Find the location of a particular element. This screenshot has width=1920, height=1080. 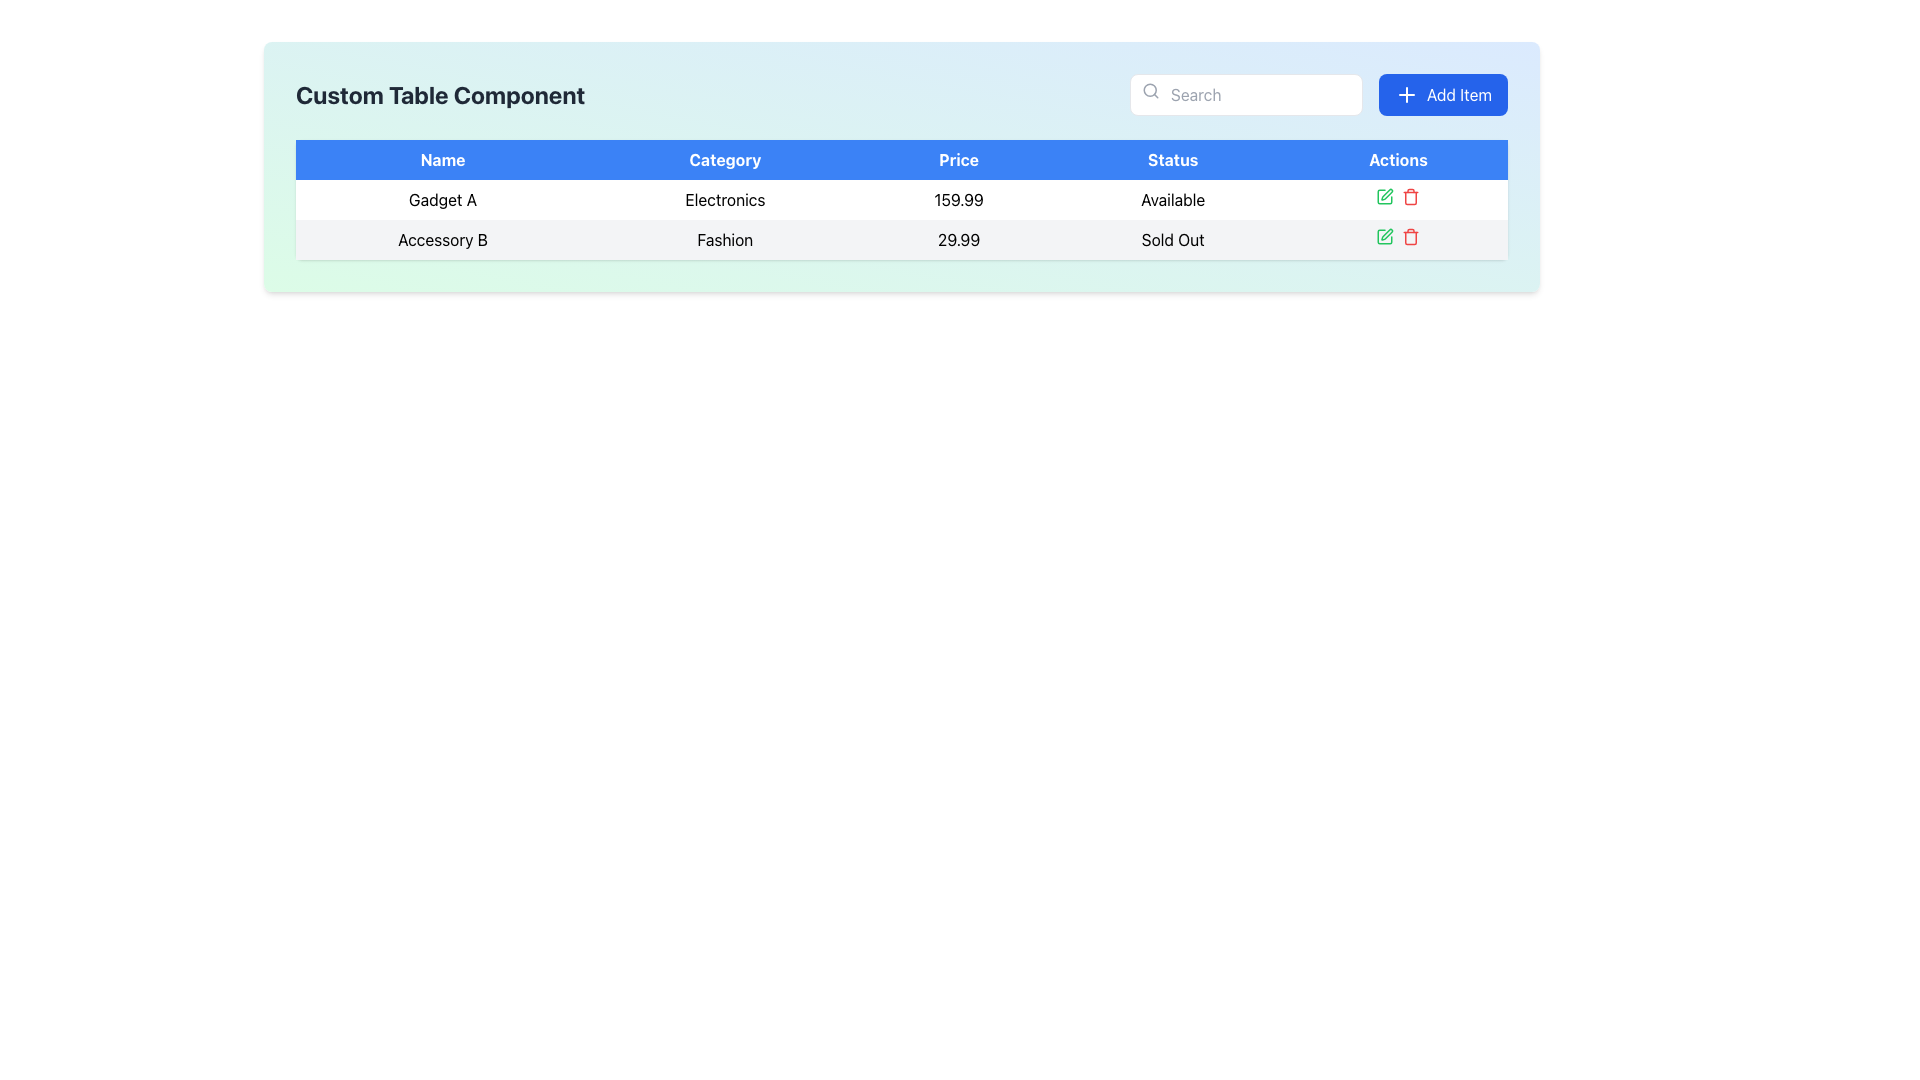

the 'Add' icon located on the 'Add Item' button in the top-right section of the interface is located at coordinates (1405, 95).